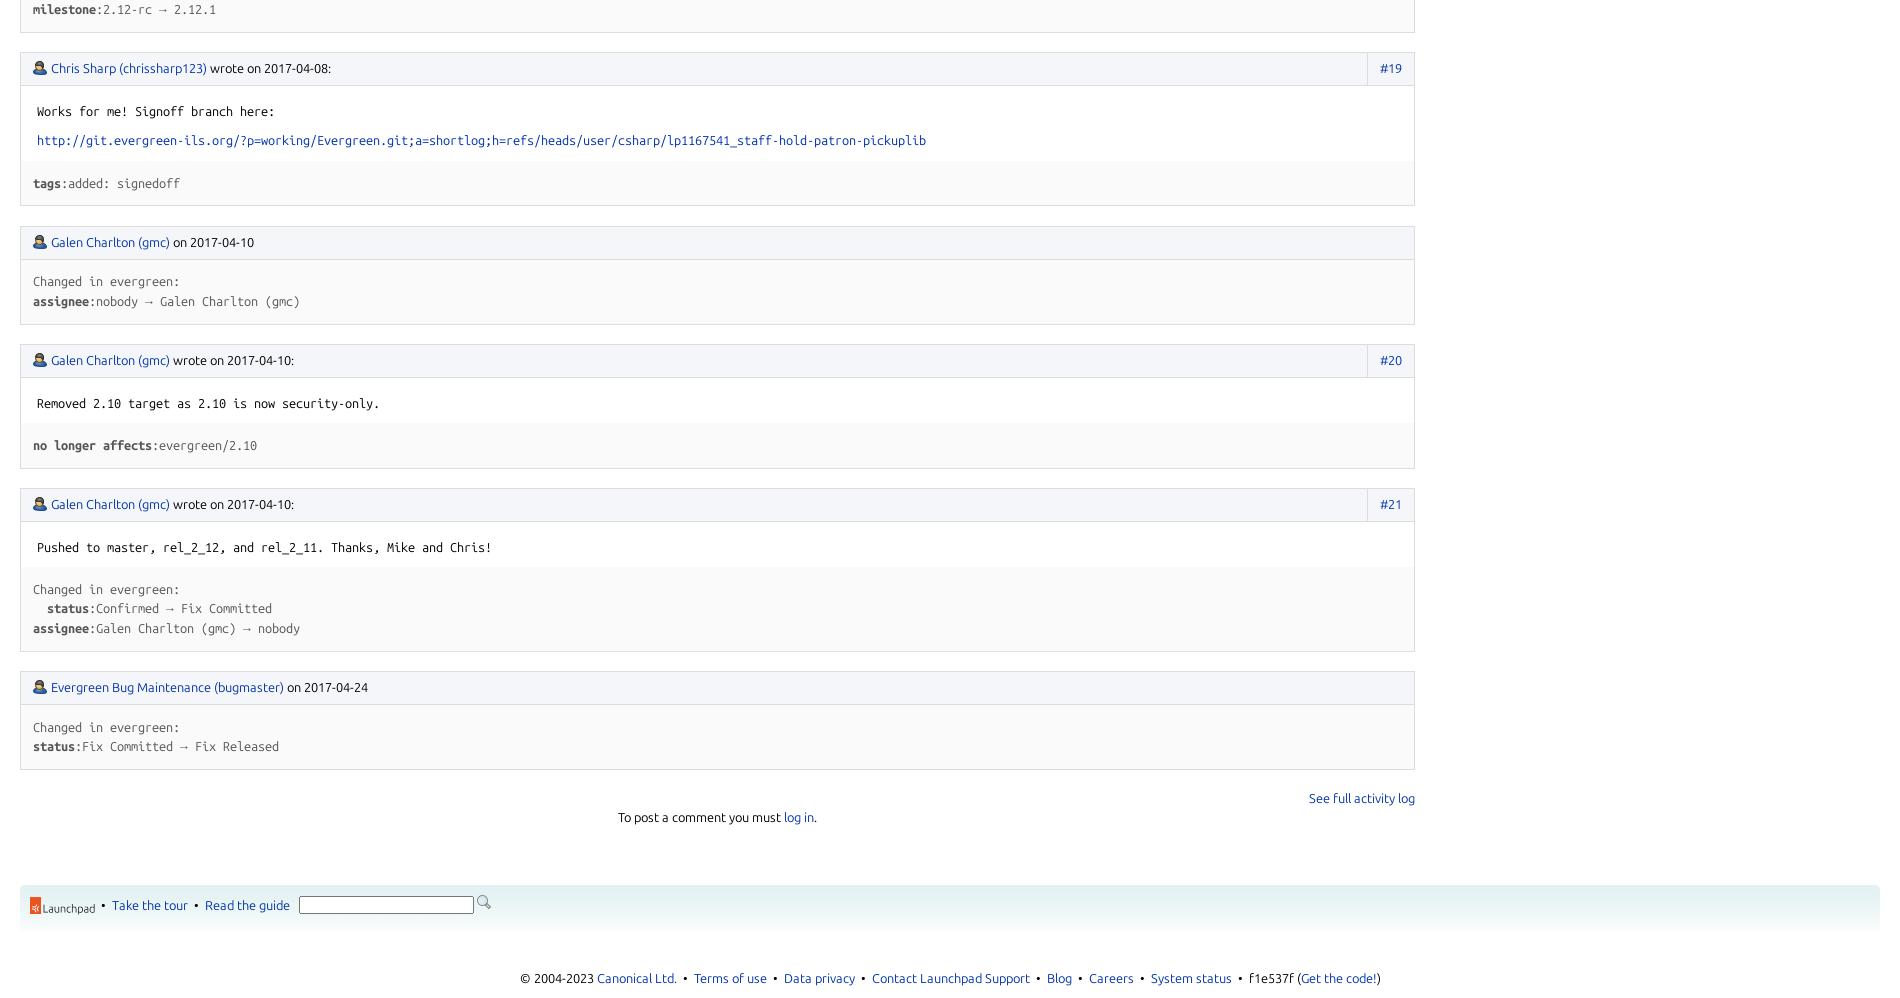  Describe the element at coordinates (1336, 977) in the screenshot. I see `'Get the code!'` at that location.